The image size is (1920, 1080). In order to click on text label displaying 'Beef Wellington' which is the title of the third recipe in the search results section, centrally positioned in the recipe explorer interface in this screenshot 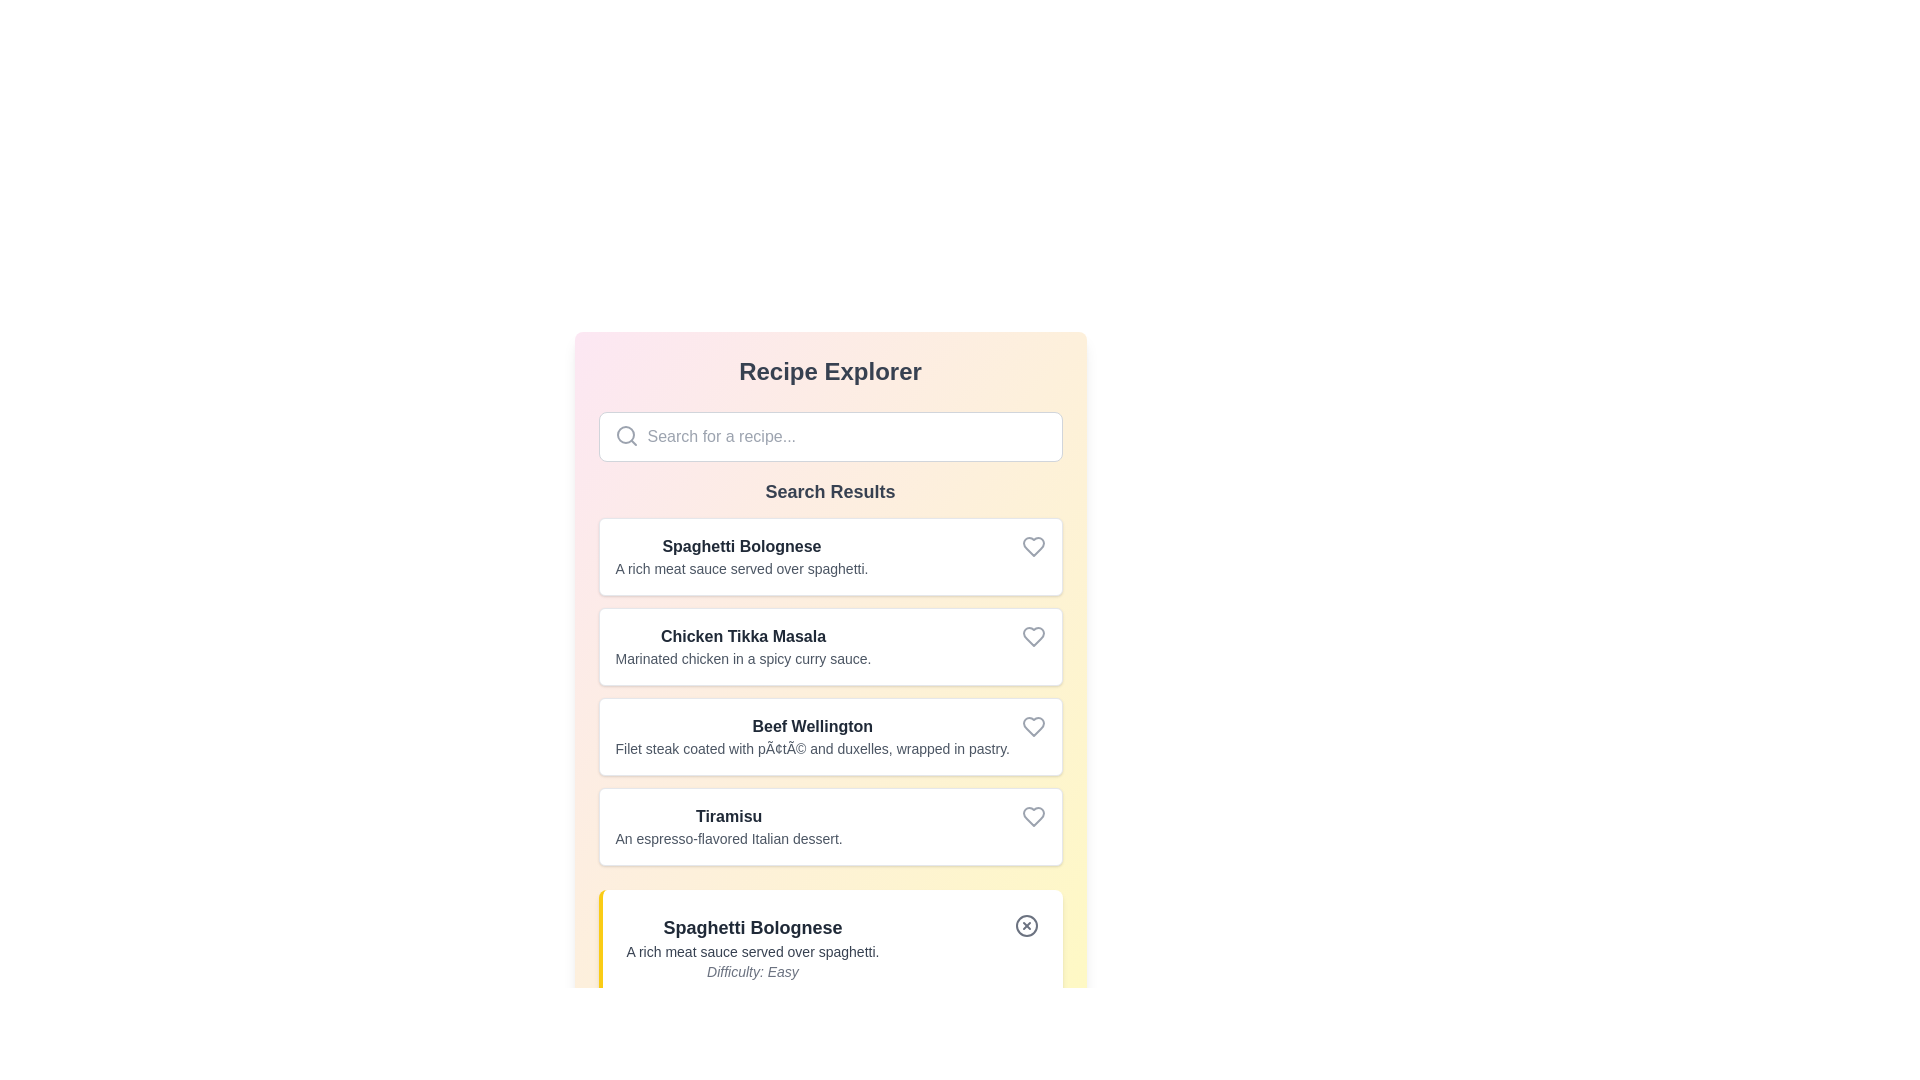, I will do `click(812, 726)`.